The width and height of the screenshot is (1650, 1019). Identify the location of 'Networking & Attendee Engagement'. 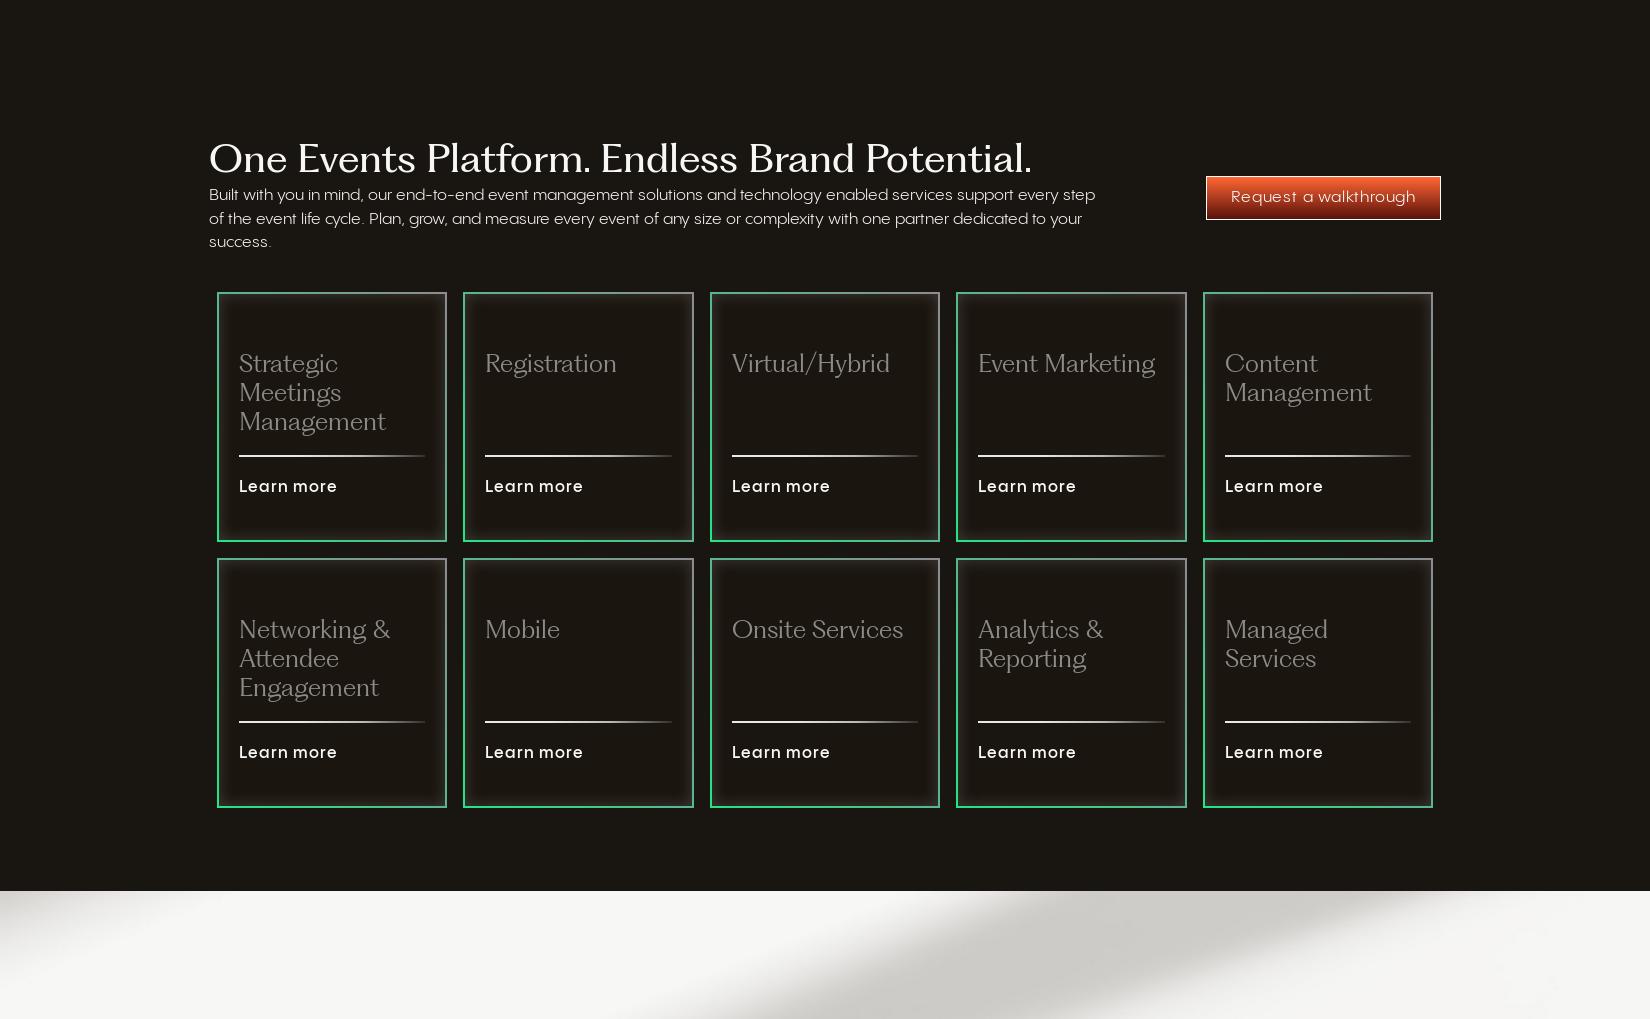
(314, 659).